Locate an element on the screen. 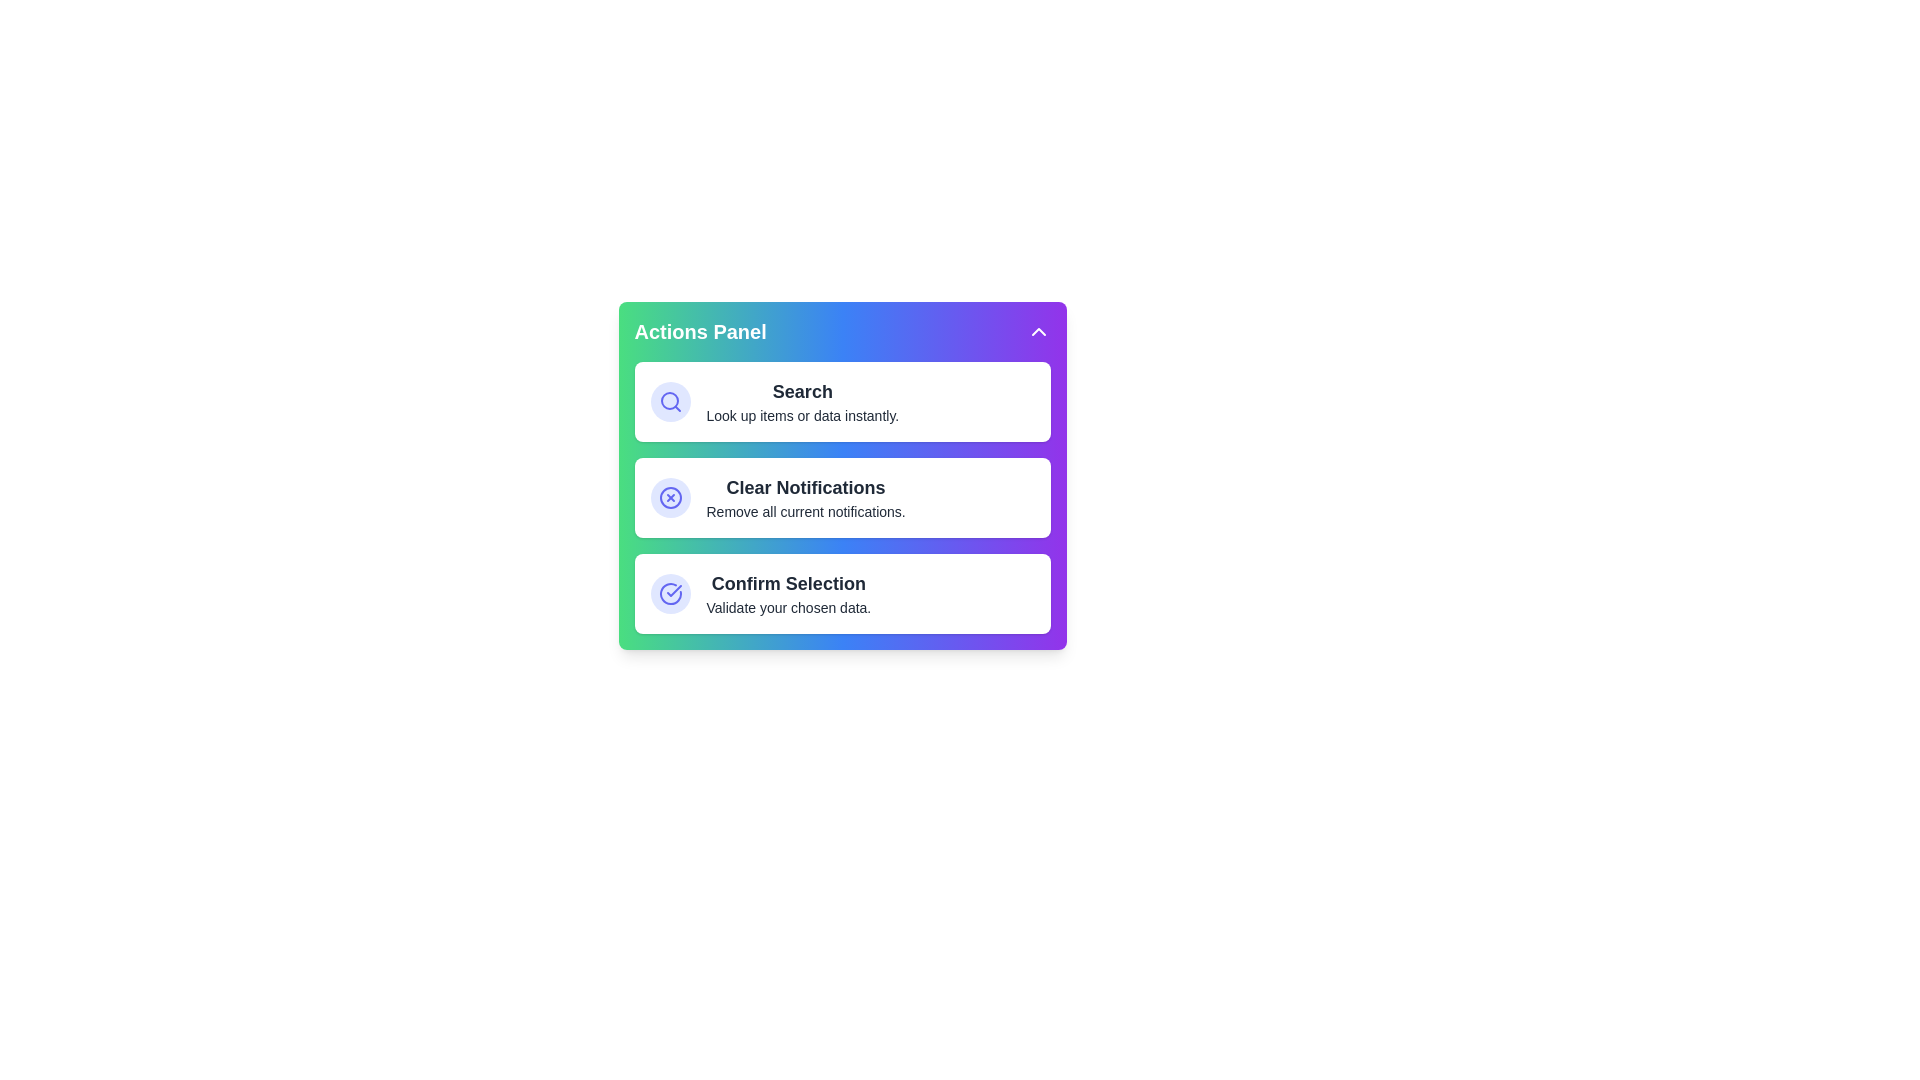  the 'Search' action item to trigger a search is located at coordinates (842, 401).